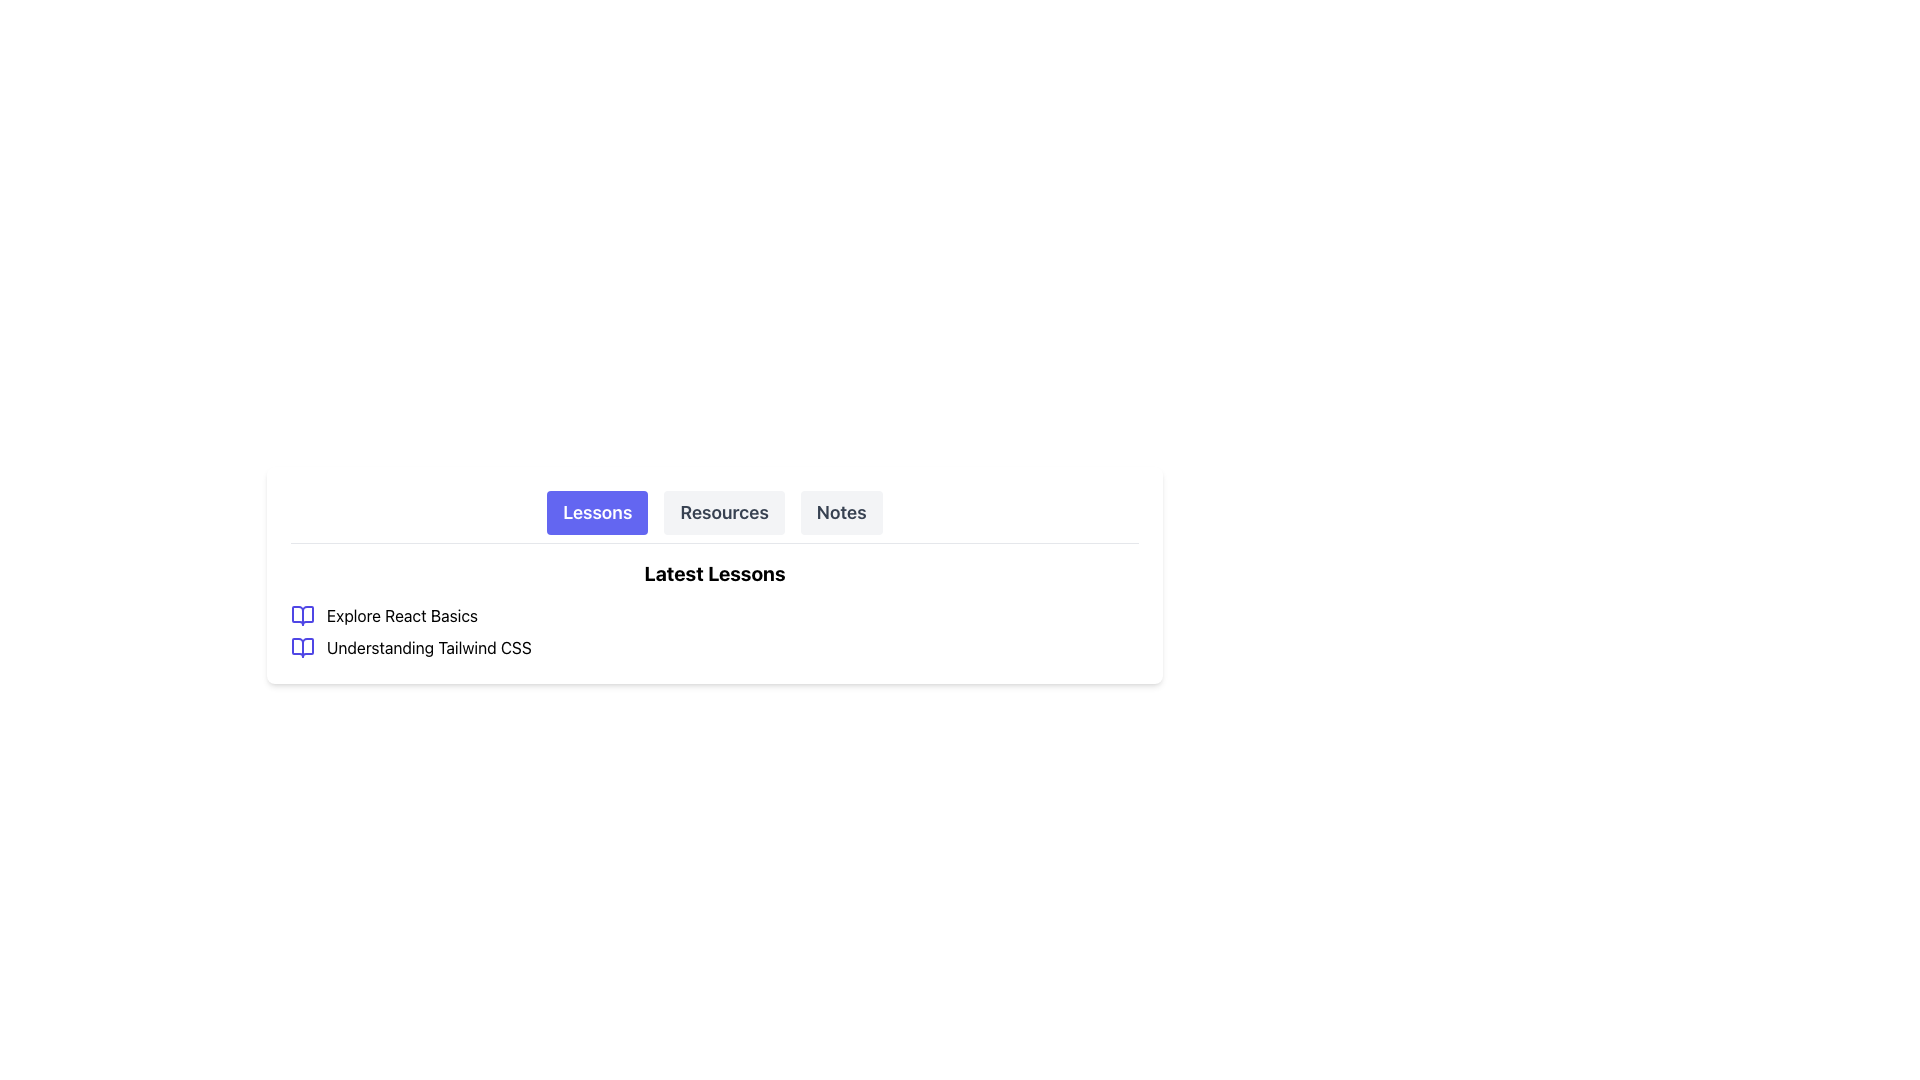 This screenshot has width=1920, height=1080. I want to click on the 'Resources' button, which is the second button in a horizontal arrangement of three buttons, so click(723, 512).